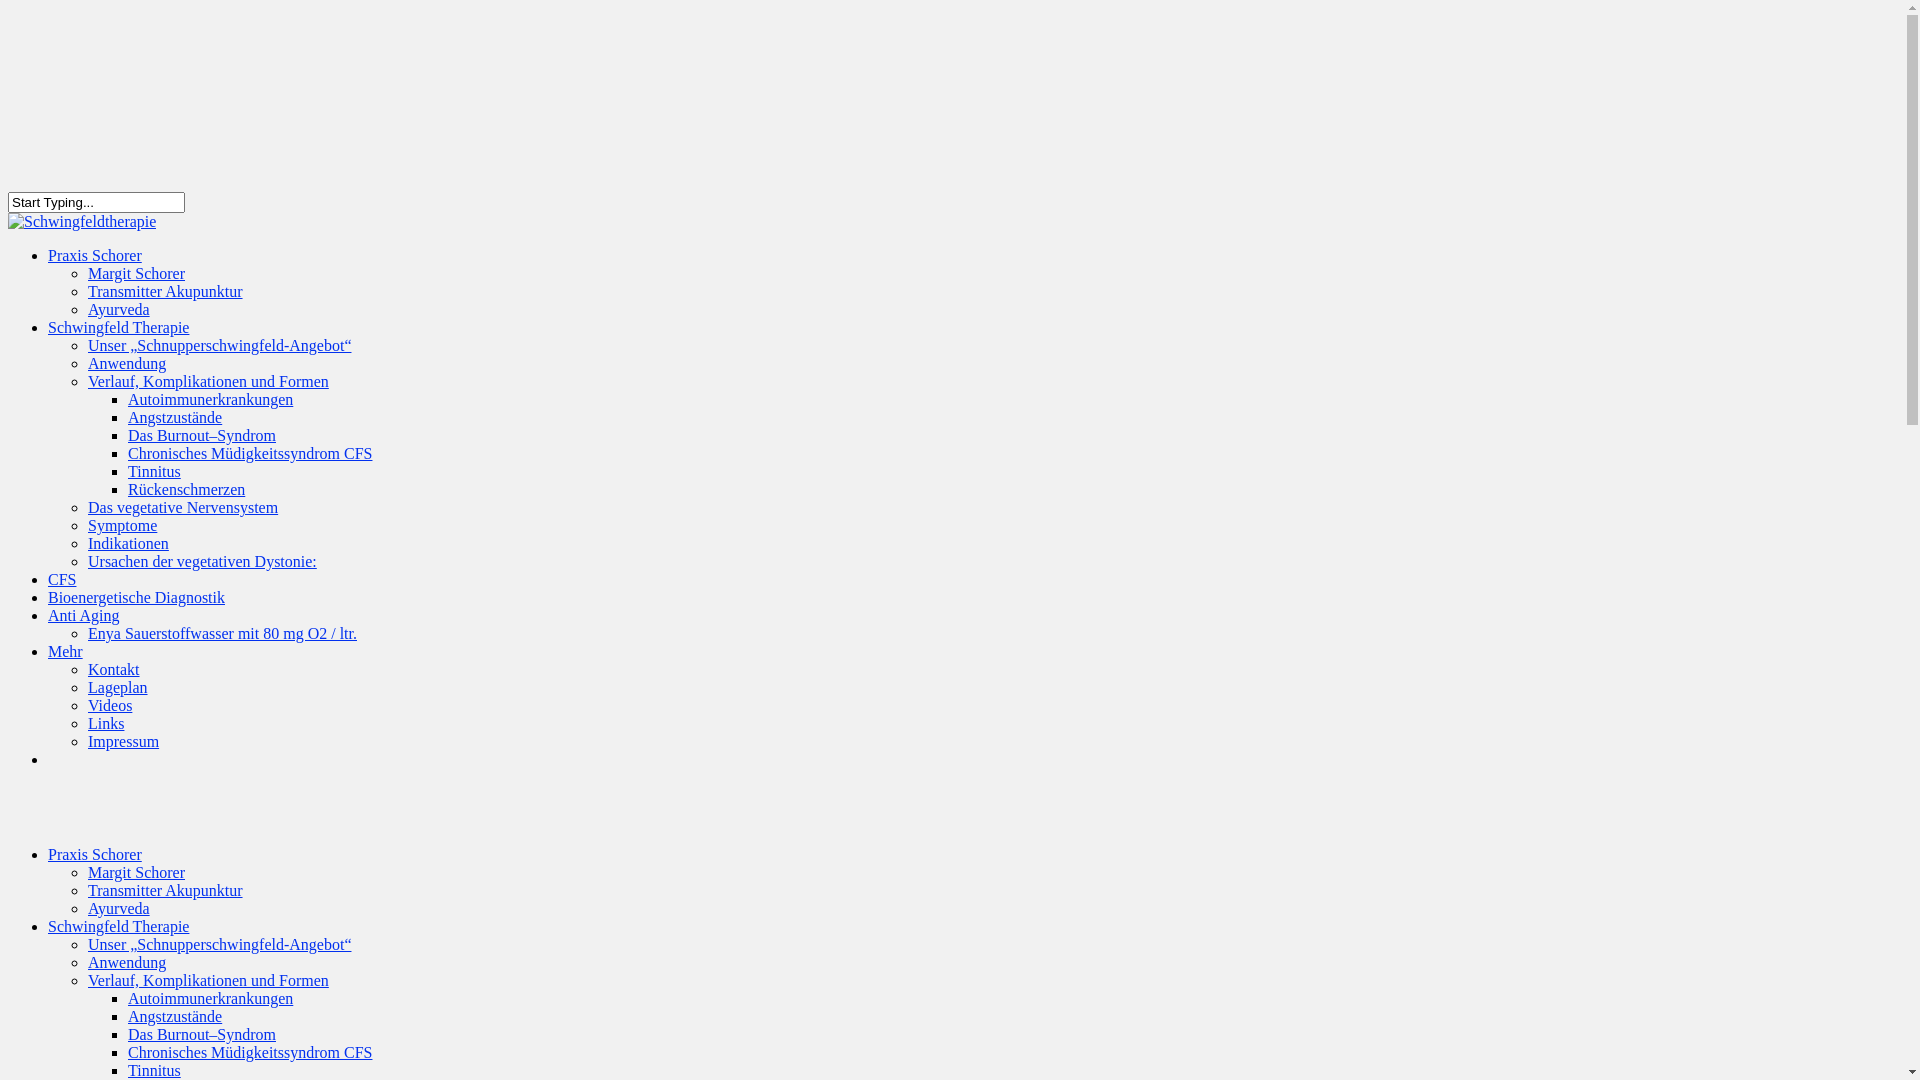 The width and height of the screenshot is (1920, 1080). What do you see at coordinates (127, 471) in the screenshot?
I see `'Tinnitus'` at bounding box center [127, 471].